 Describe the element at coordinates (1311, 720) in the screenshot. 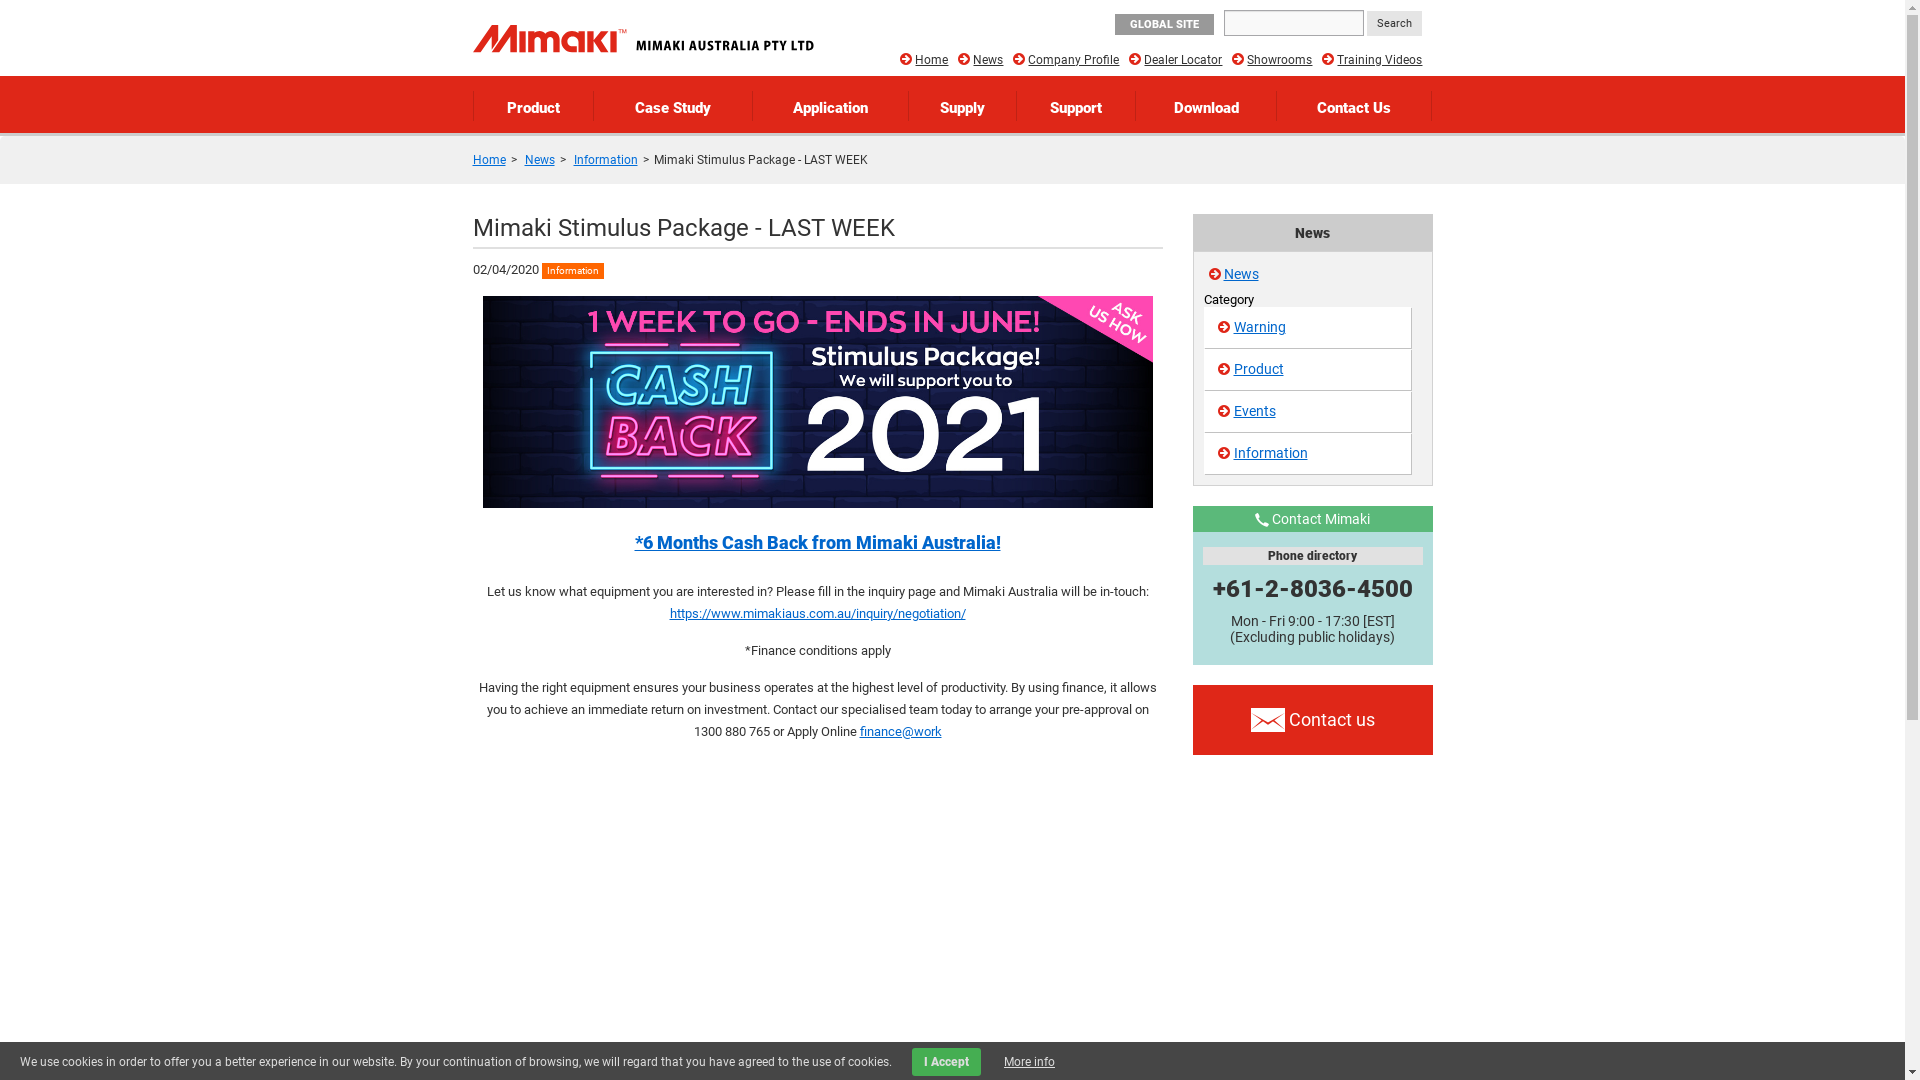

I see `'Contact us'` at that location.